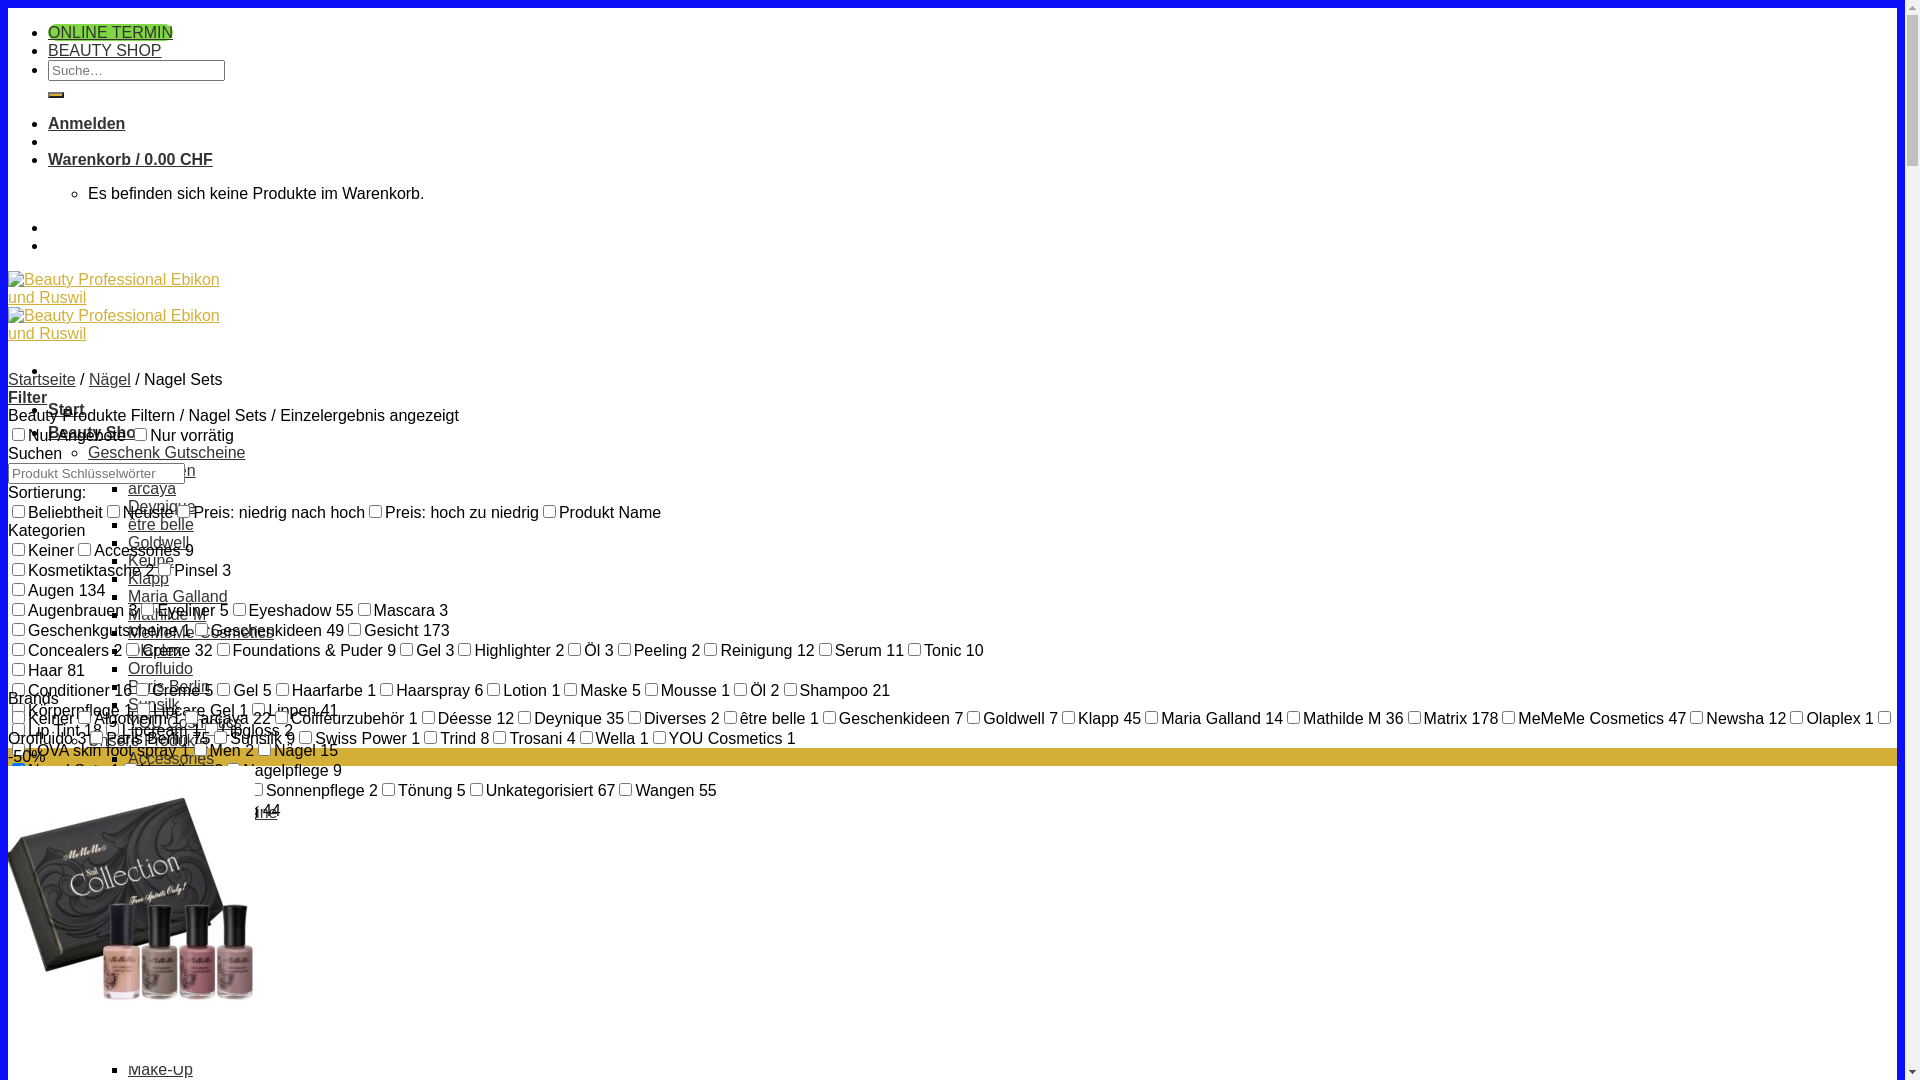  I want to click on 'Beauty Professional Ebikon und Ruswil - Esther Winiger', so click(123, 315).